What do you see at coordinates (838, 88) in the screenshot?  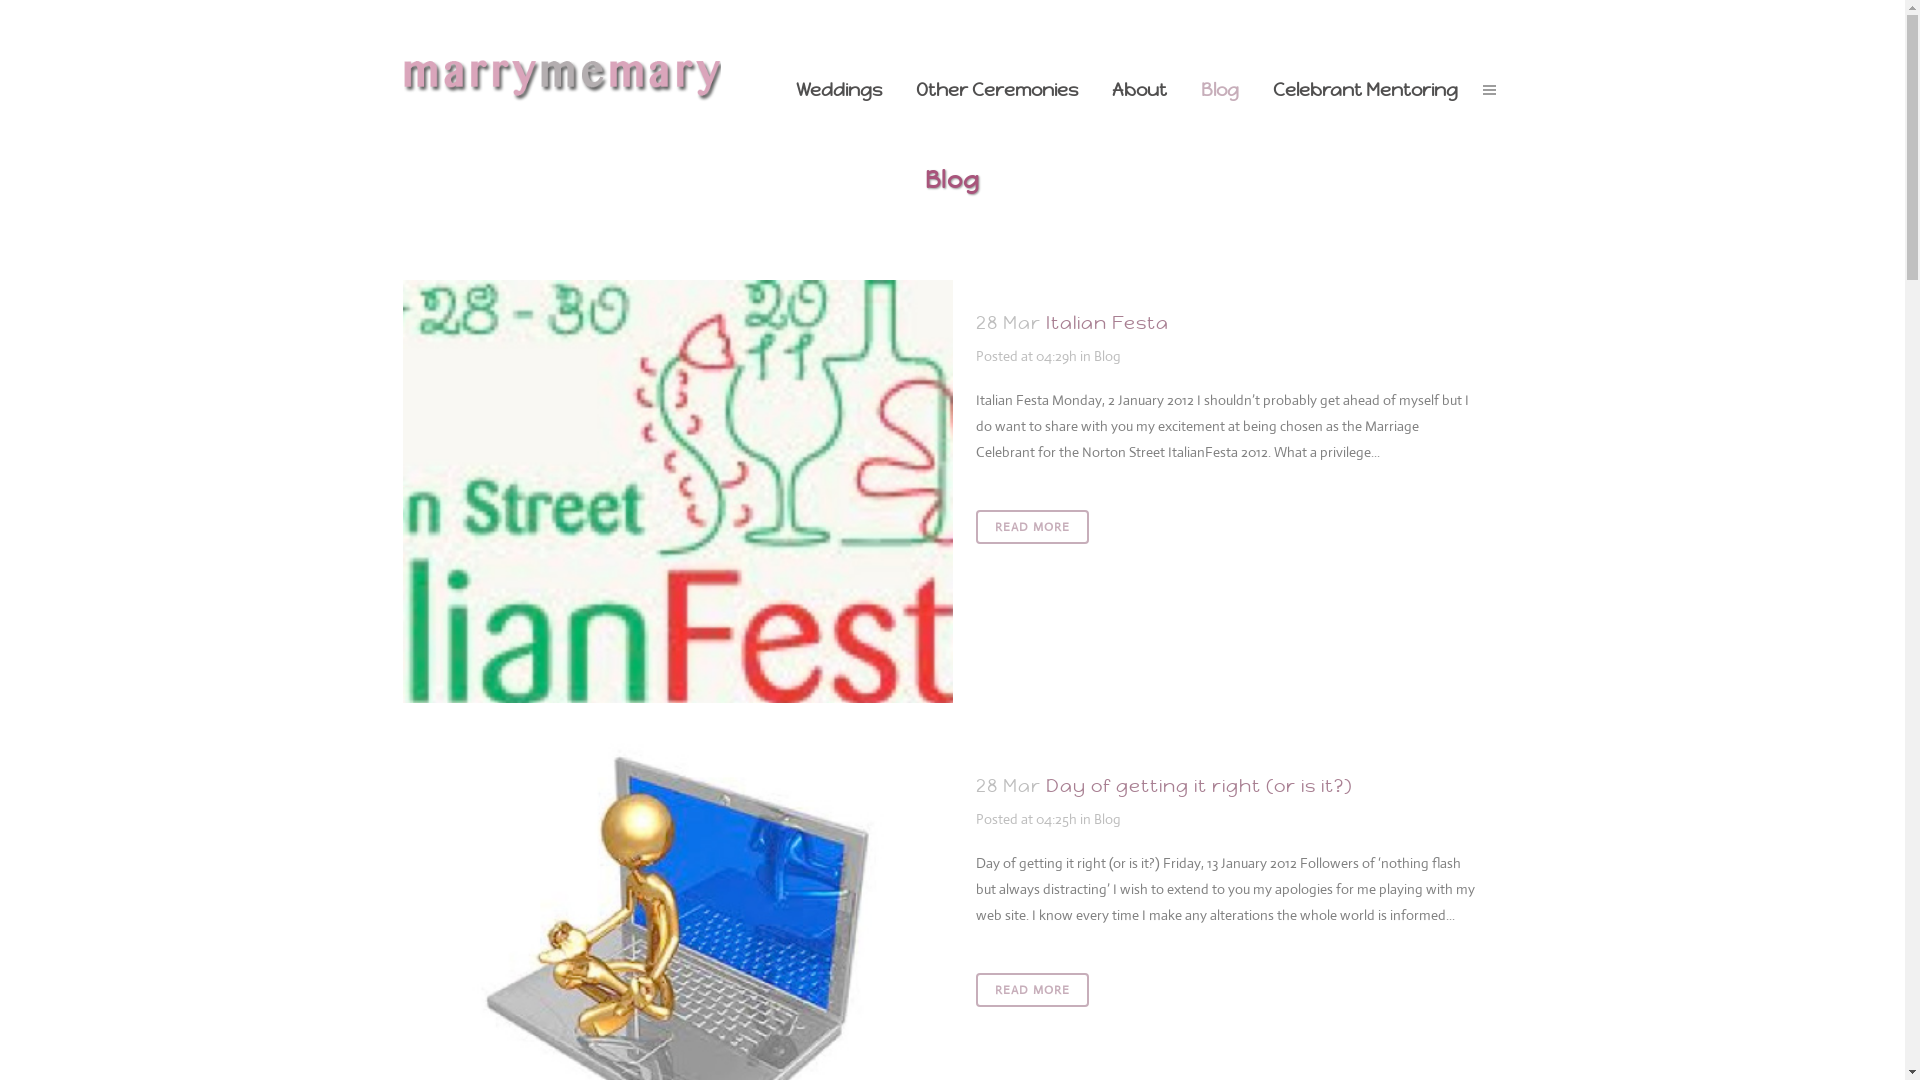 I see `'Weddings'` at bounding box center [838, 88].